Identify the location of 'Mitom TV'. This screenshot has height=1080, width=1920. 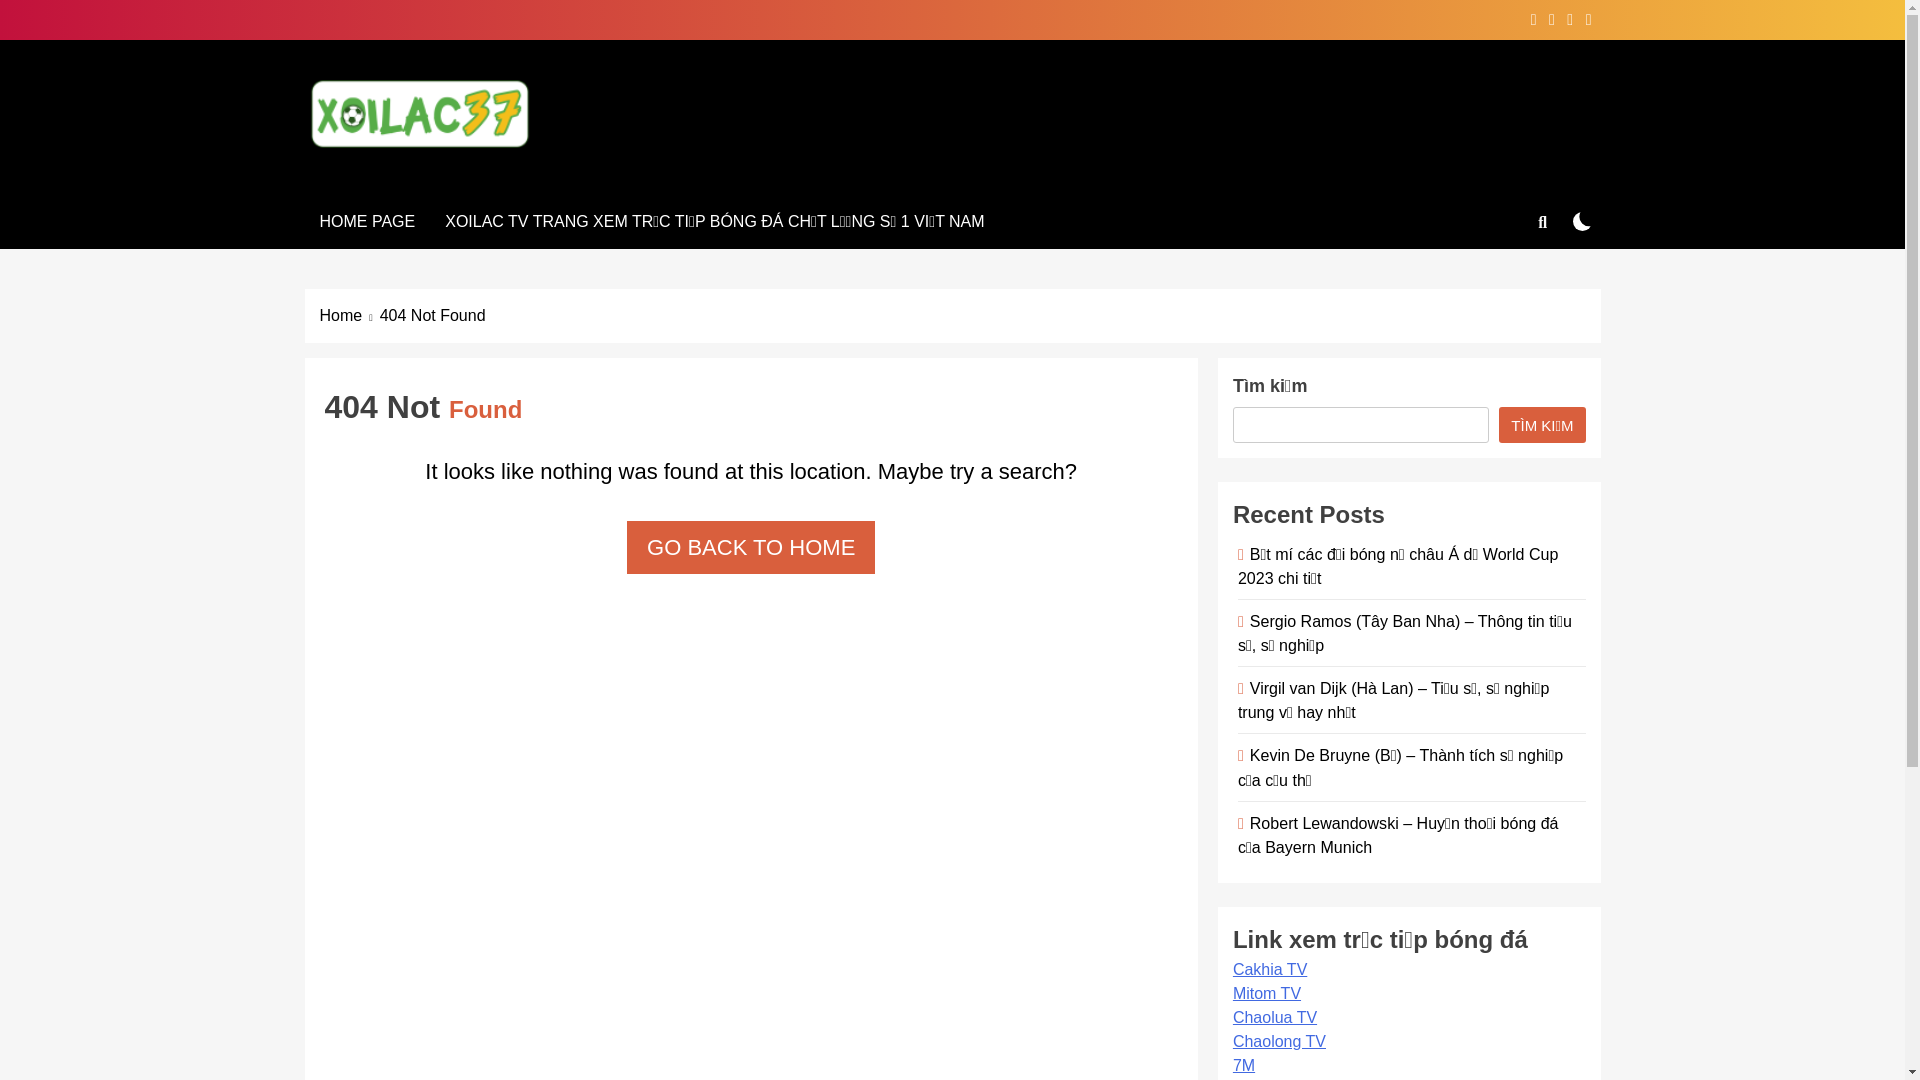
(1266, 993).